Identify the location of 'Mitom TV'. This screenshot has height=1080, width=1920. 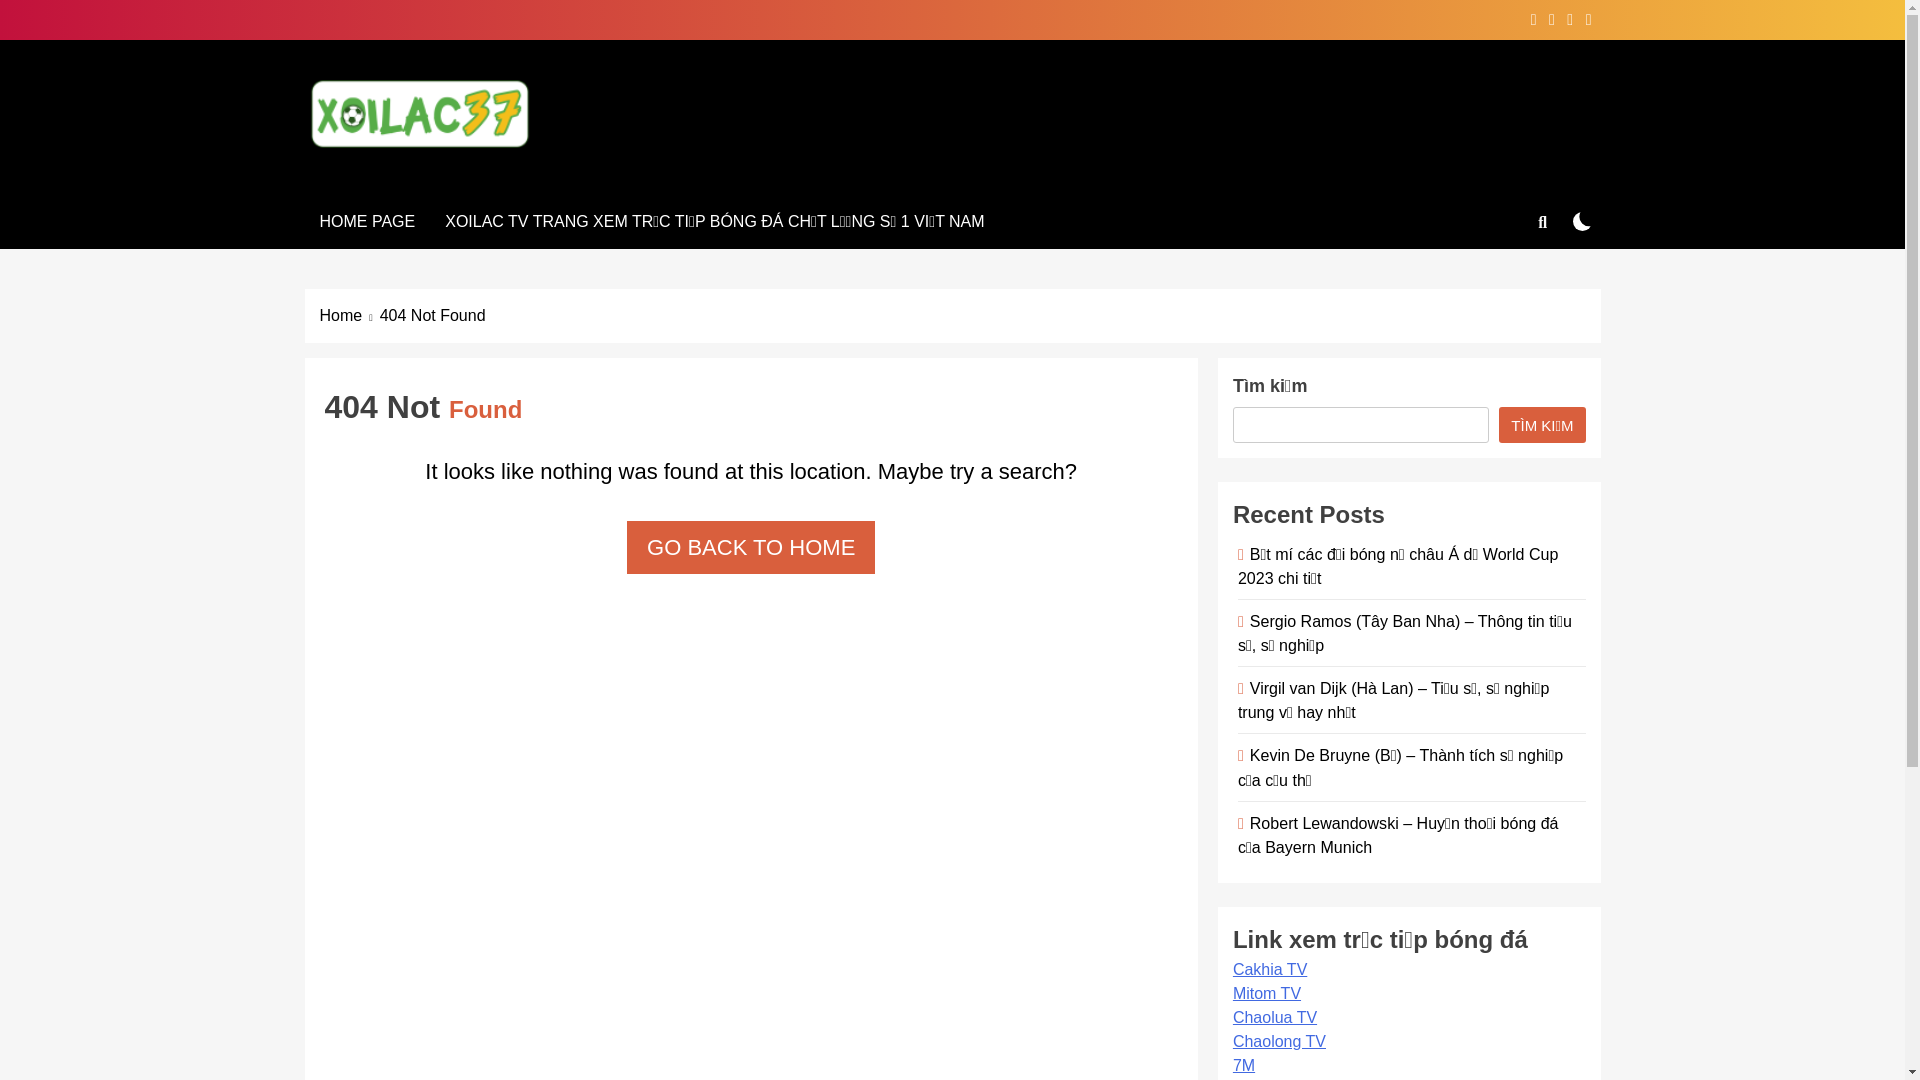
(1266, 993).